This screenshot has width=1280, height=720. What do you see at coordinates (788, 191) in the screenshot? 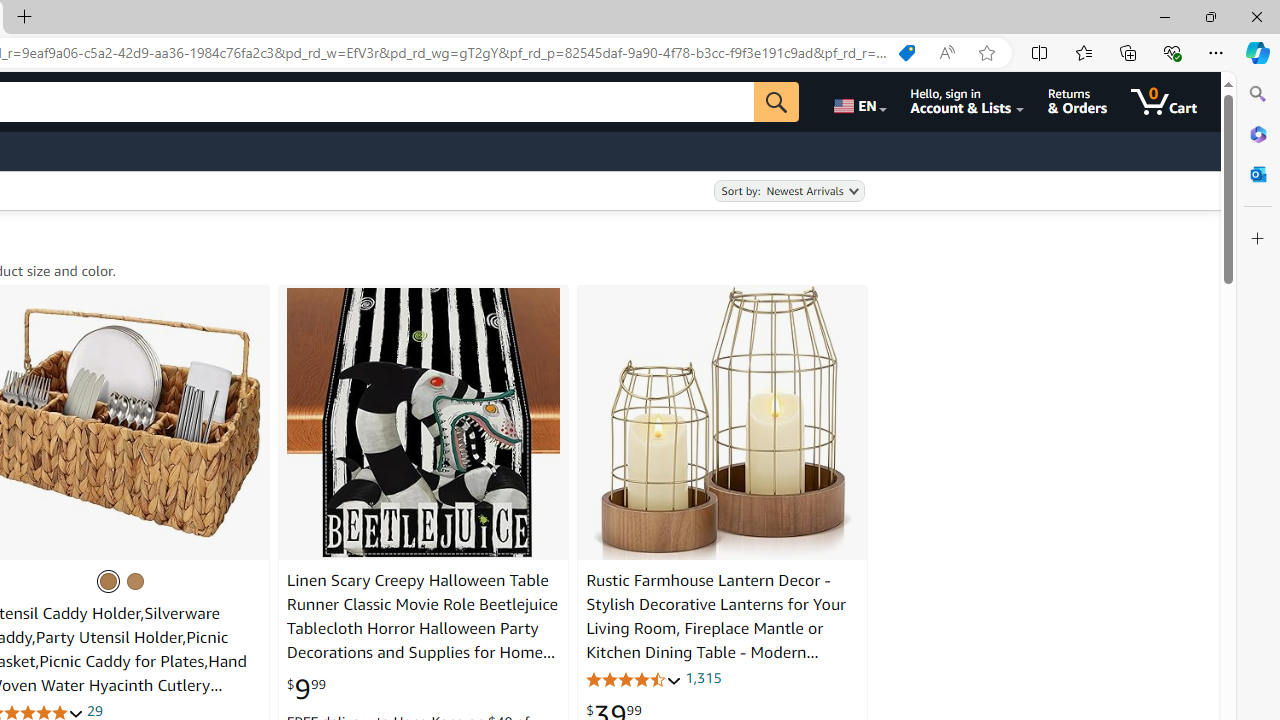
I see `'Sort by:'` at bounding box center [788, 191].